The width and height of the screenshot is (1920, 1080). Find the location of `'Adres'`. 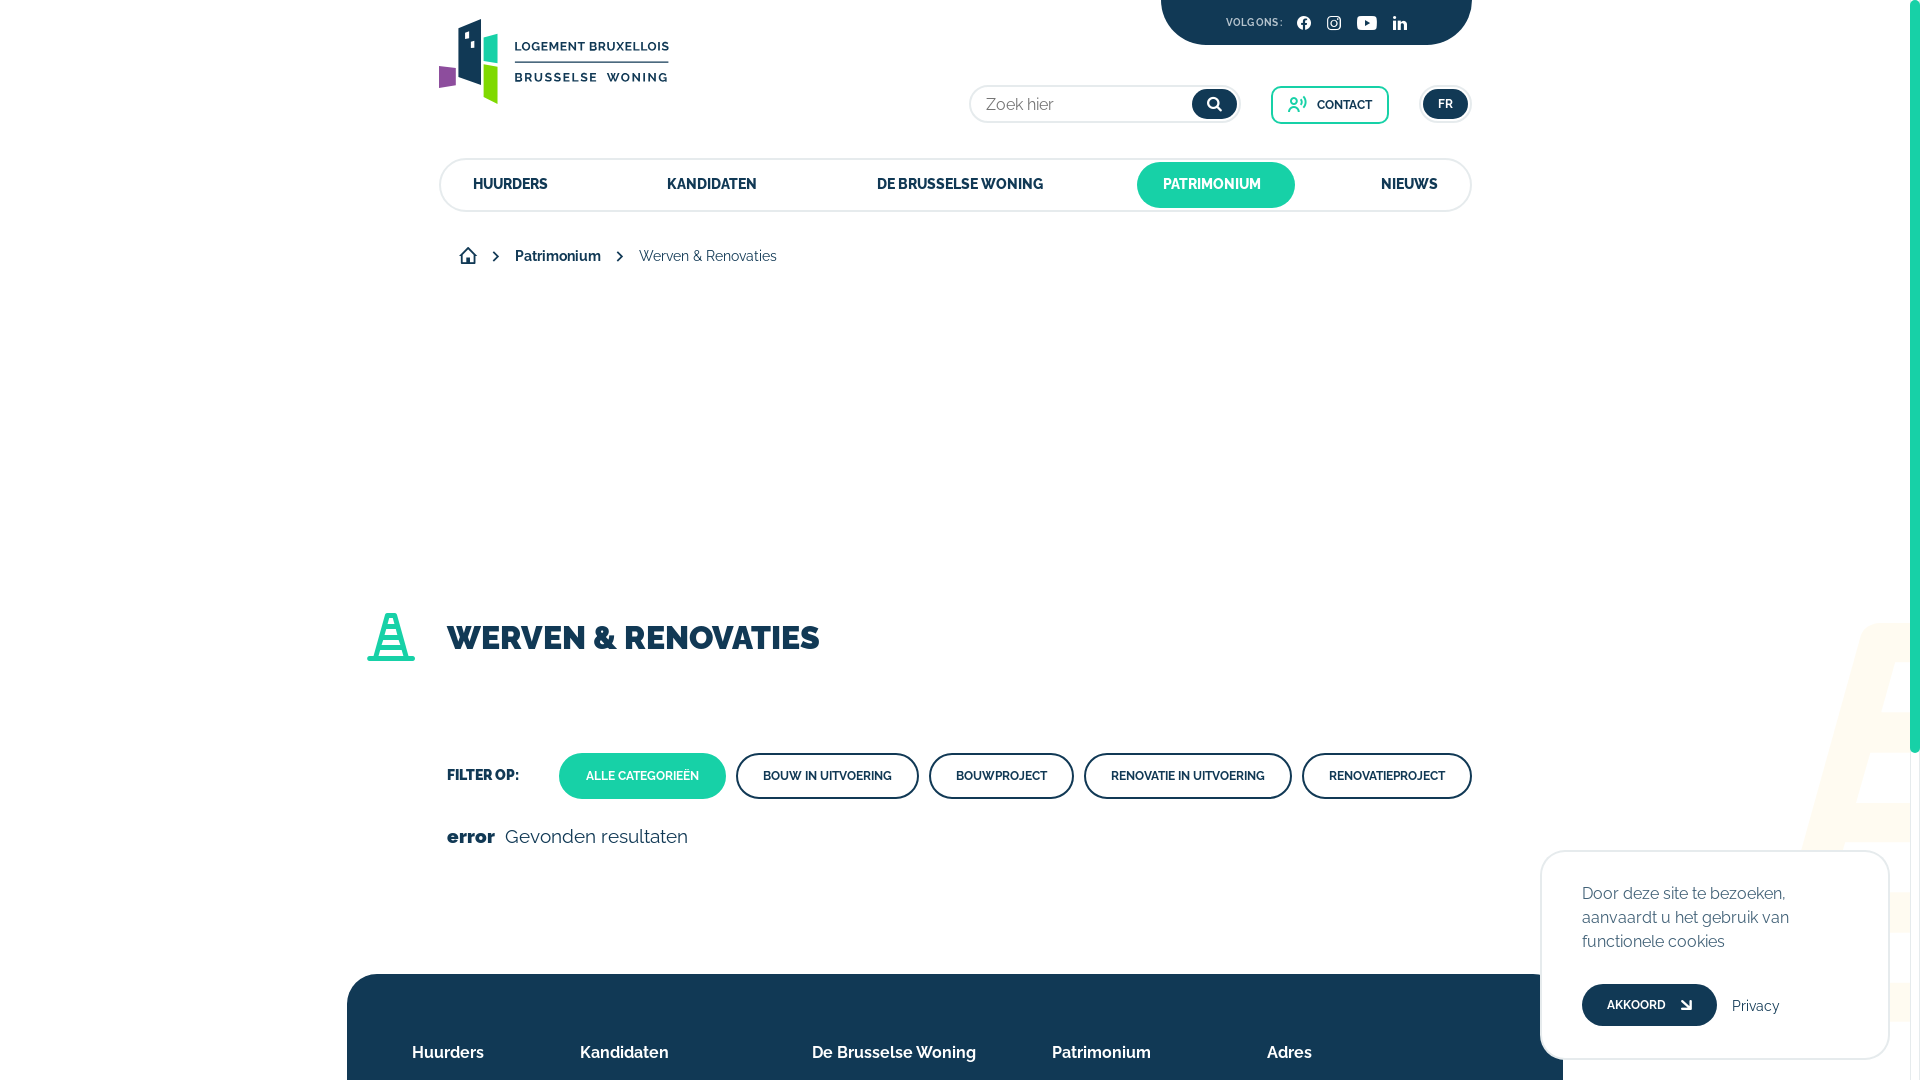

'Adres' is located at coordinates (1289, 1051).